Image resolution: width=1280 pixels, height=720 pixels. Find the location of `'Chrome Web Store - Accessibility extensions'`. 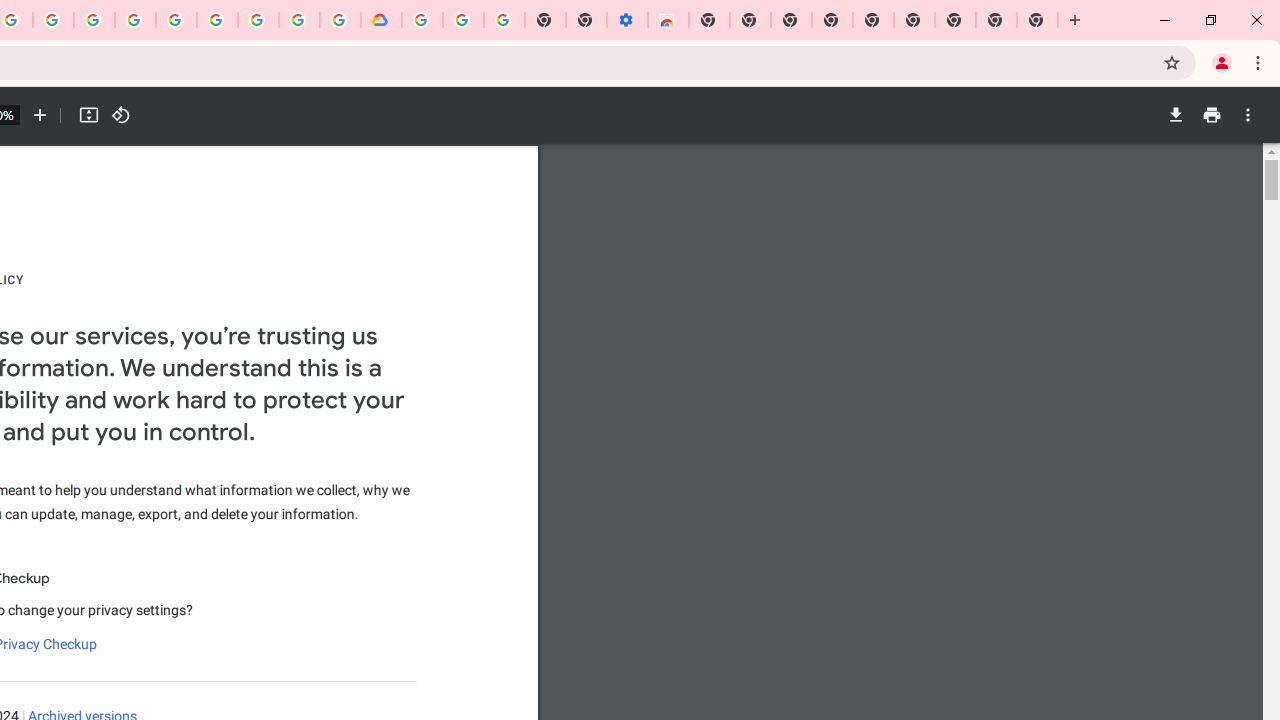

'Chrome Web Store - Accessibility extensions' is located at coordinates (668, 20).